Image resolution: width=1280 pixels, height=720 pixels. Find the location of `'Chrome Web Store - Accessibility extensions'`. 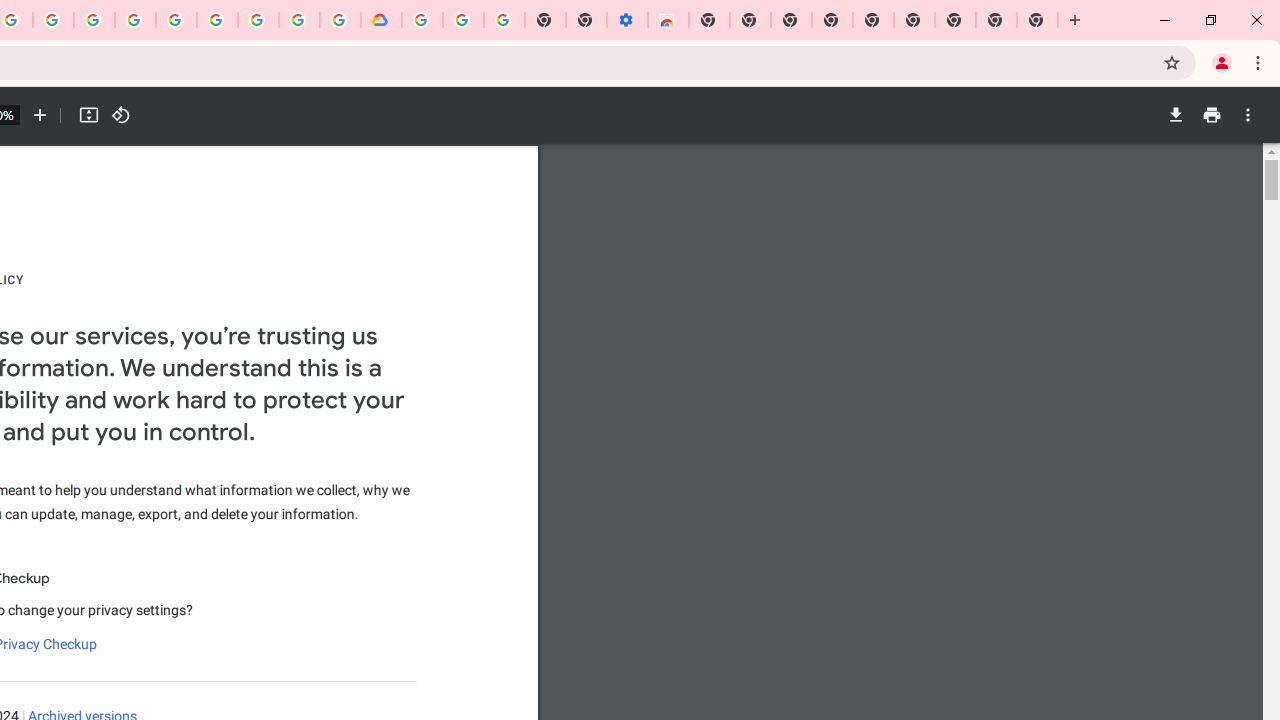

'Chrome Web Store - Accessibility extensions' is located at coordinates (668, 20).